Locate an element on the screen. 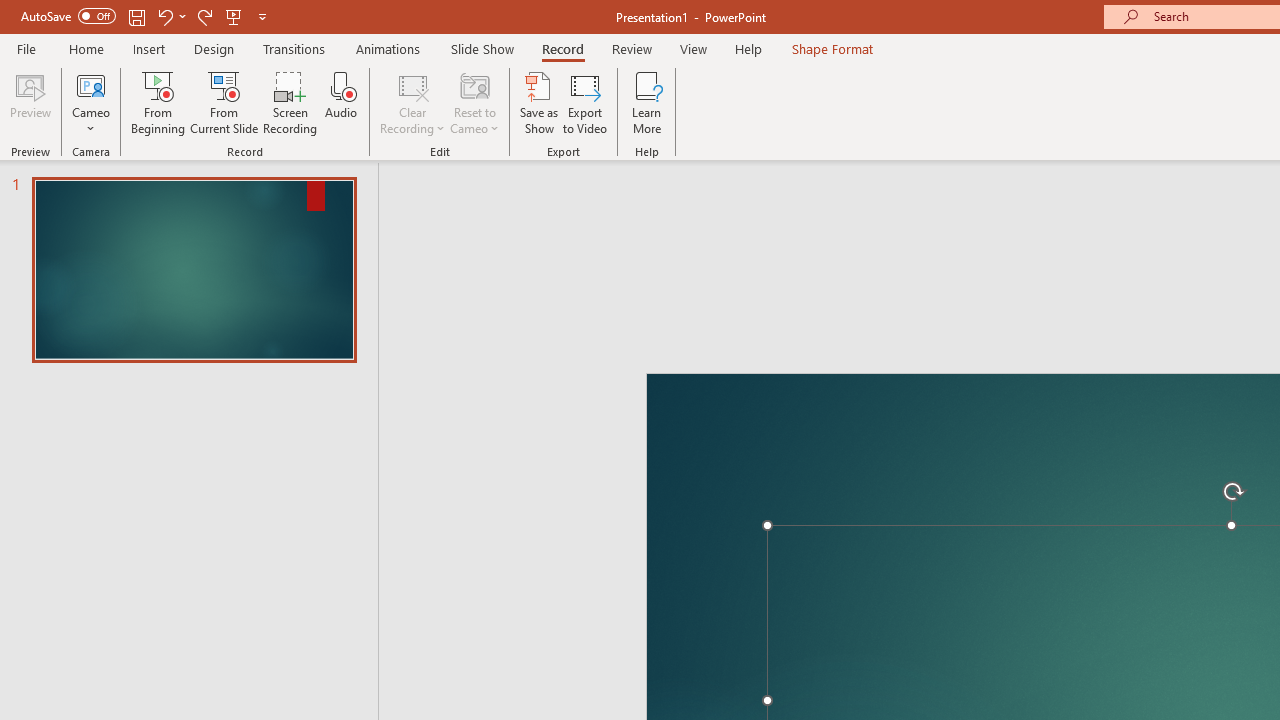 Image resolution: width=1280 pixels, height=720 pixels. 'Export to Video' is located at coordinates (584, 103).